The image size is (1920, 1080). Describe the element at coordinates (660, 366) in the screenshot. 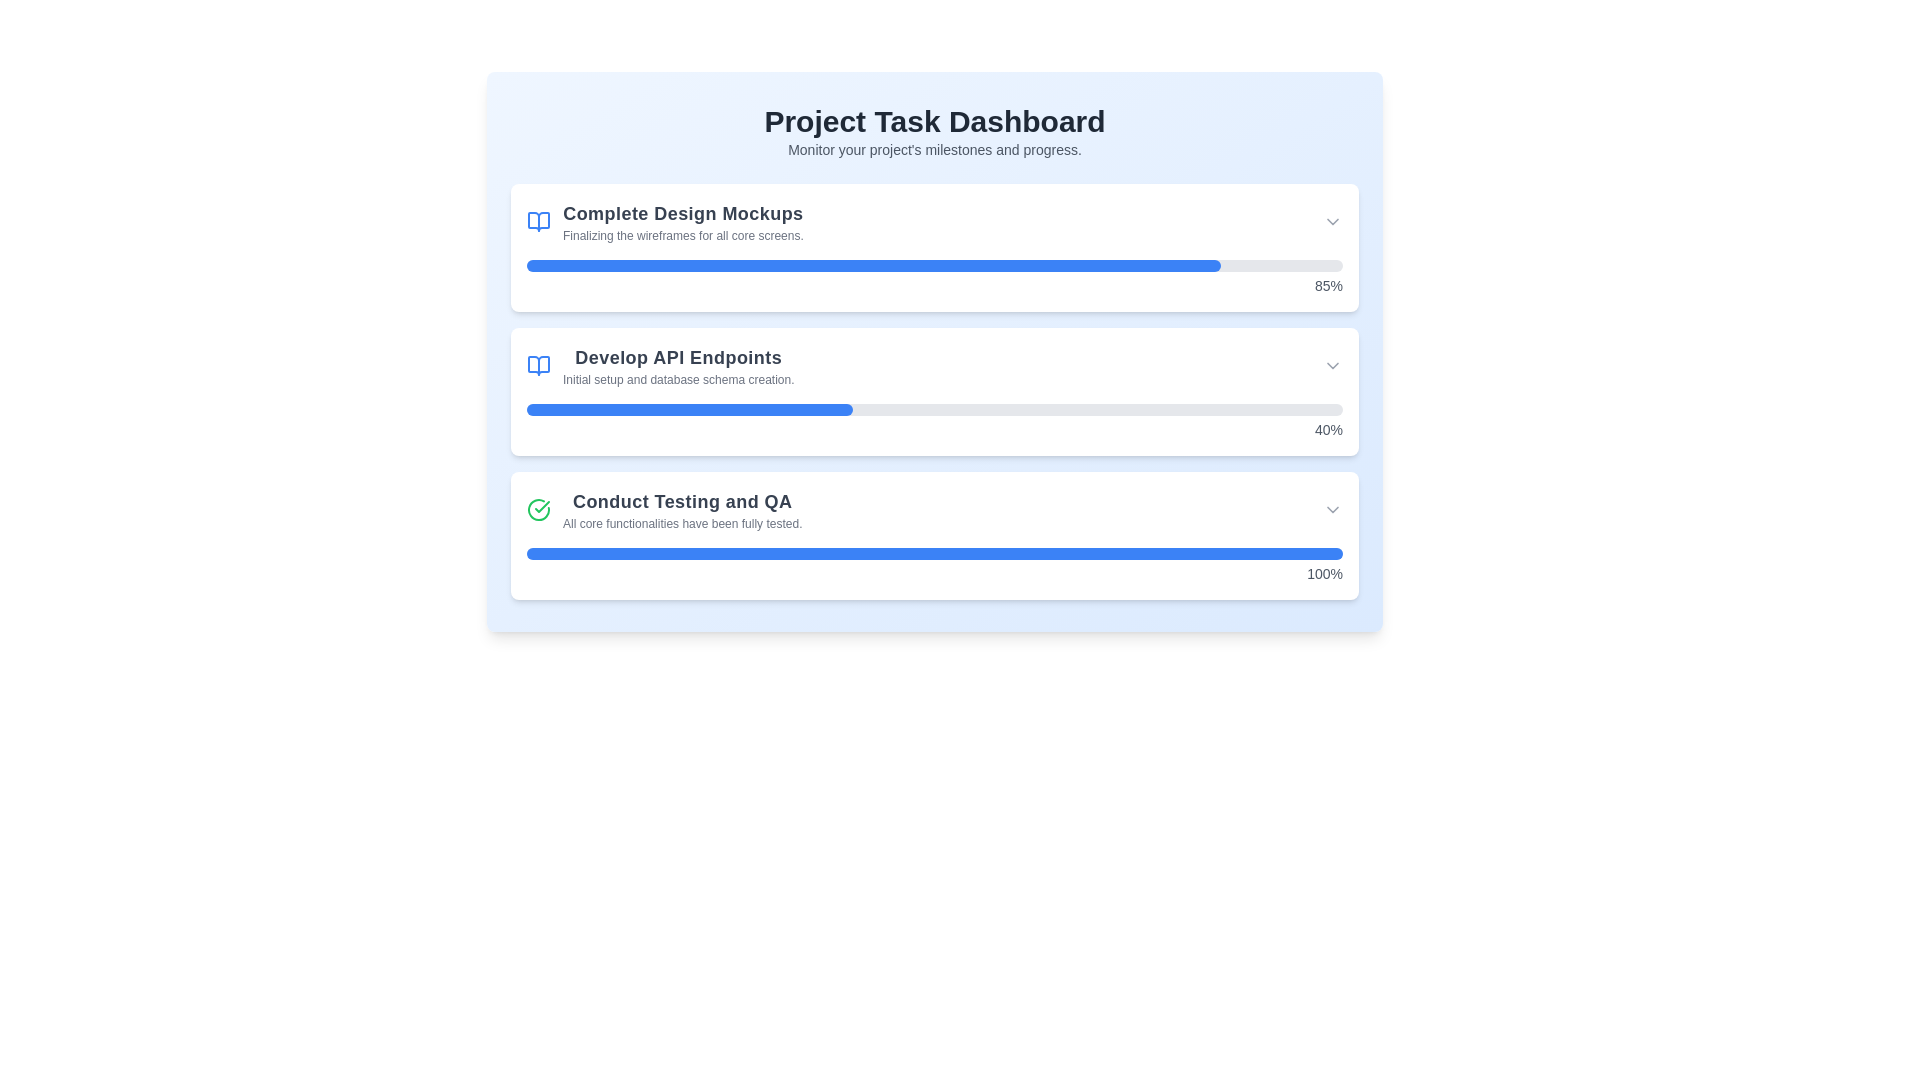

I see `the 'Develop API Endpoints' task item, which is the second task in the project dashboard` at that location.